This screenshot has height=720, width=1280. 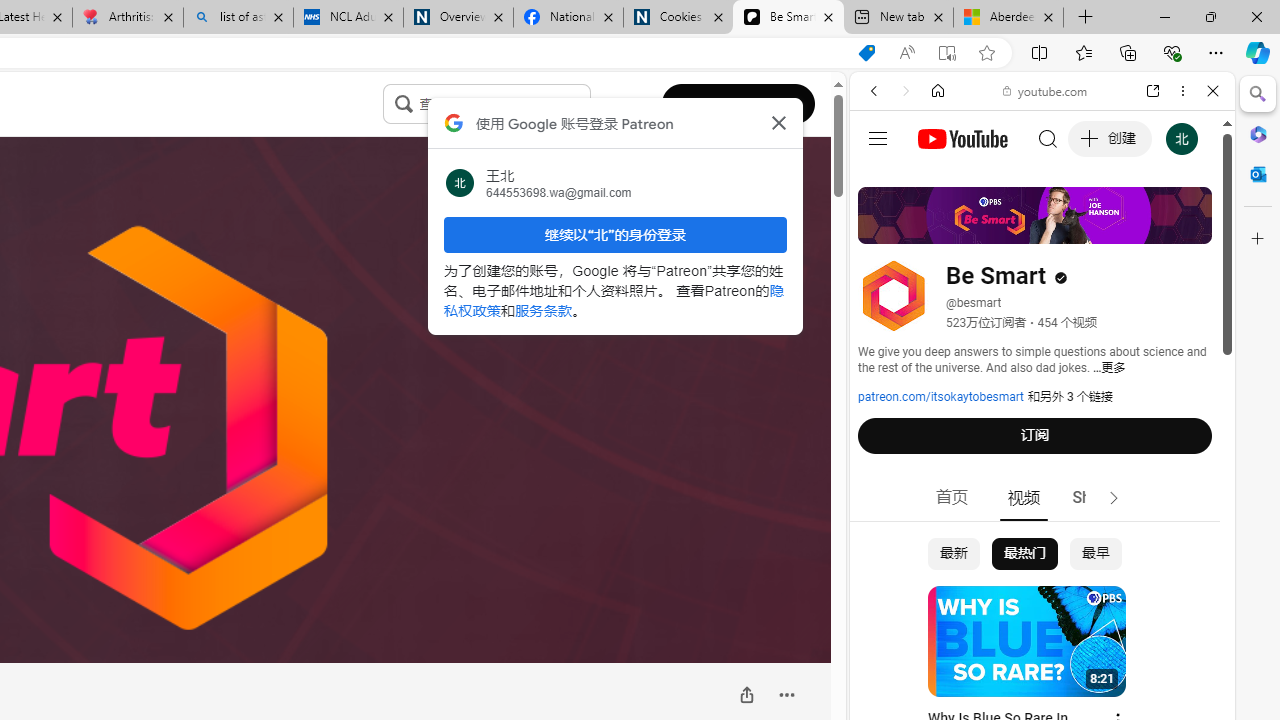 What do you see at coordinates (867, 52) in the screenshot?
I see `'Shopping in Microsoft Edge'` at bounding box center [867, 52].